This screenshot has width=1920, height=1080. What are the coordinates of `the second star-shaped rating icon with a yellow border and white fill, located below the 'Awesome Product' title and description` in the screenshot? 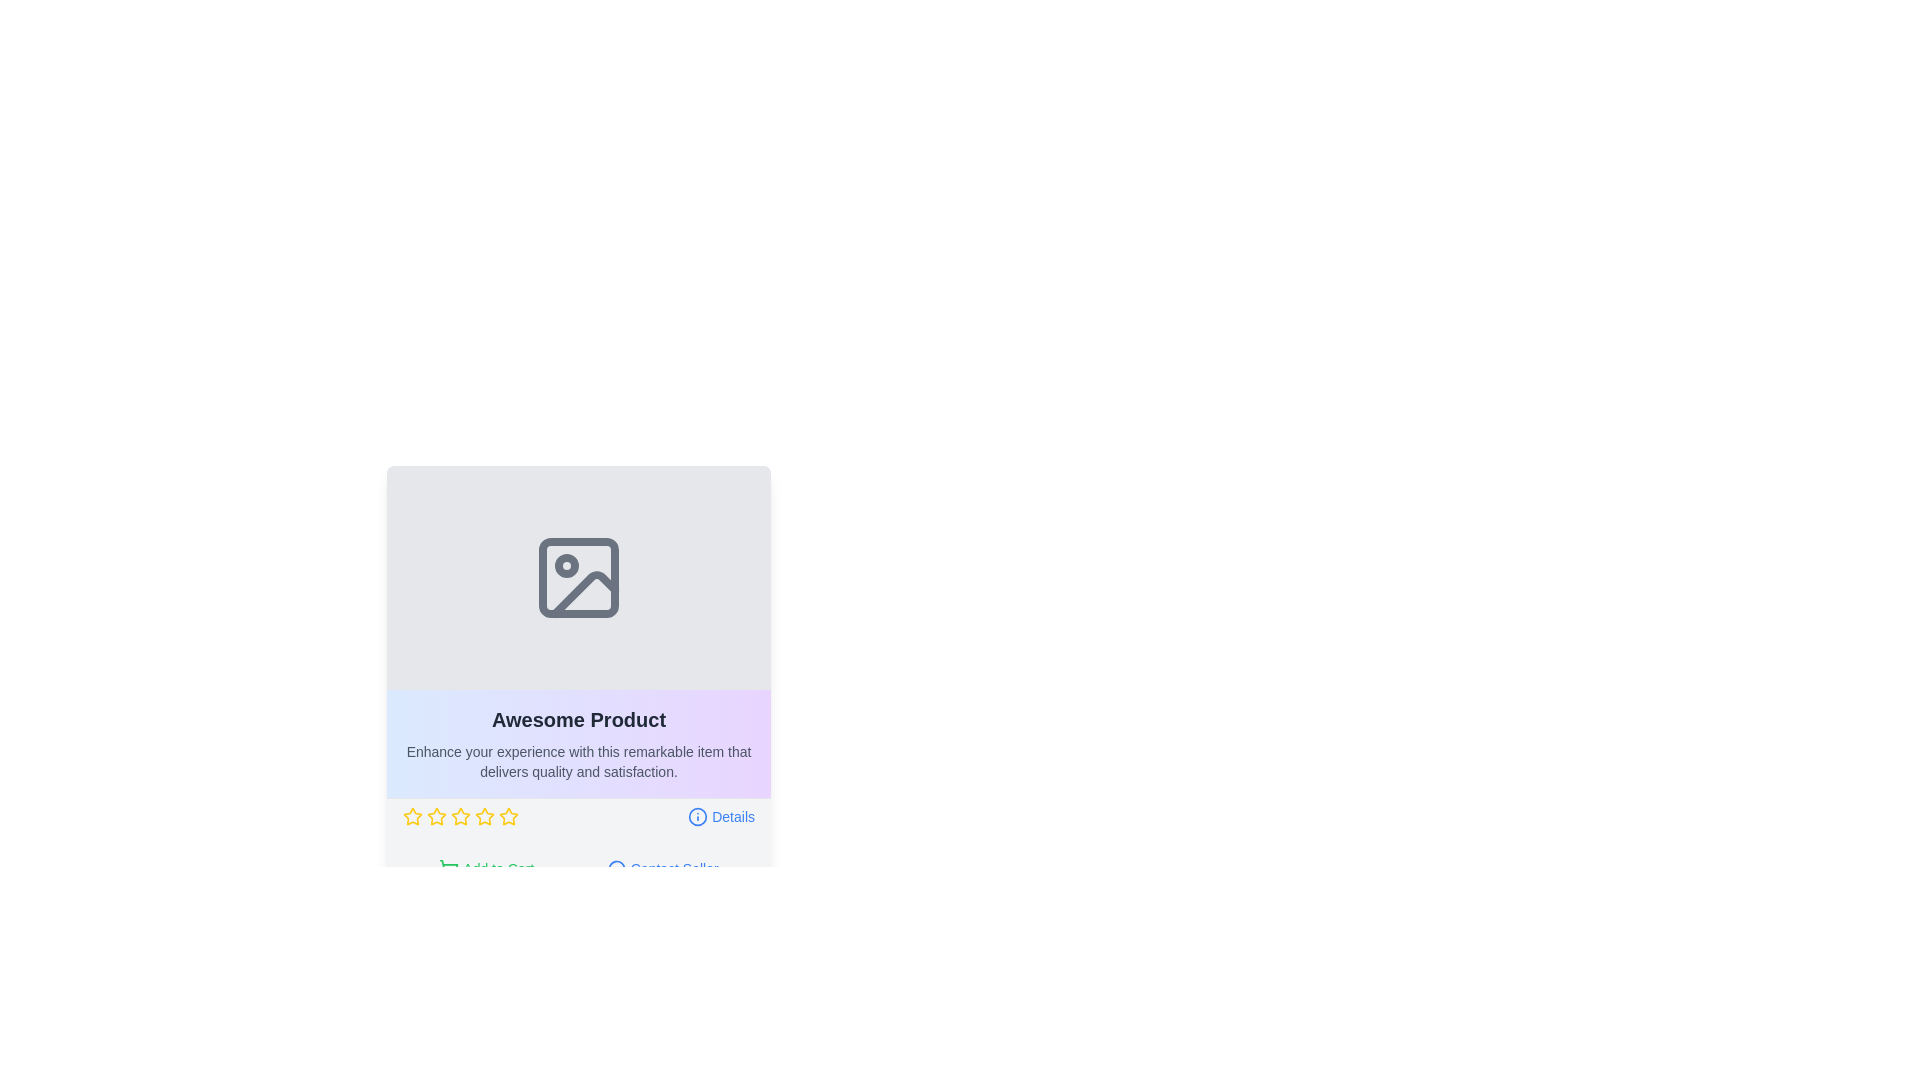 It's located at (459, 816).